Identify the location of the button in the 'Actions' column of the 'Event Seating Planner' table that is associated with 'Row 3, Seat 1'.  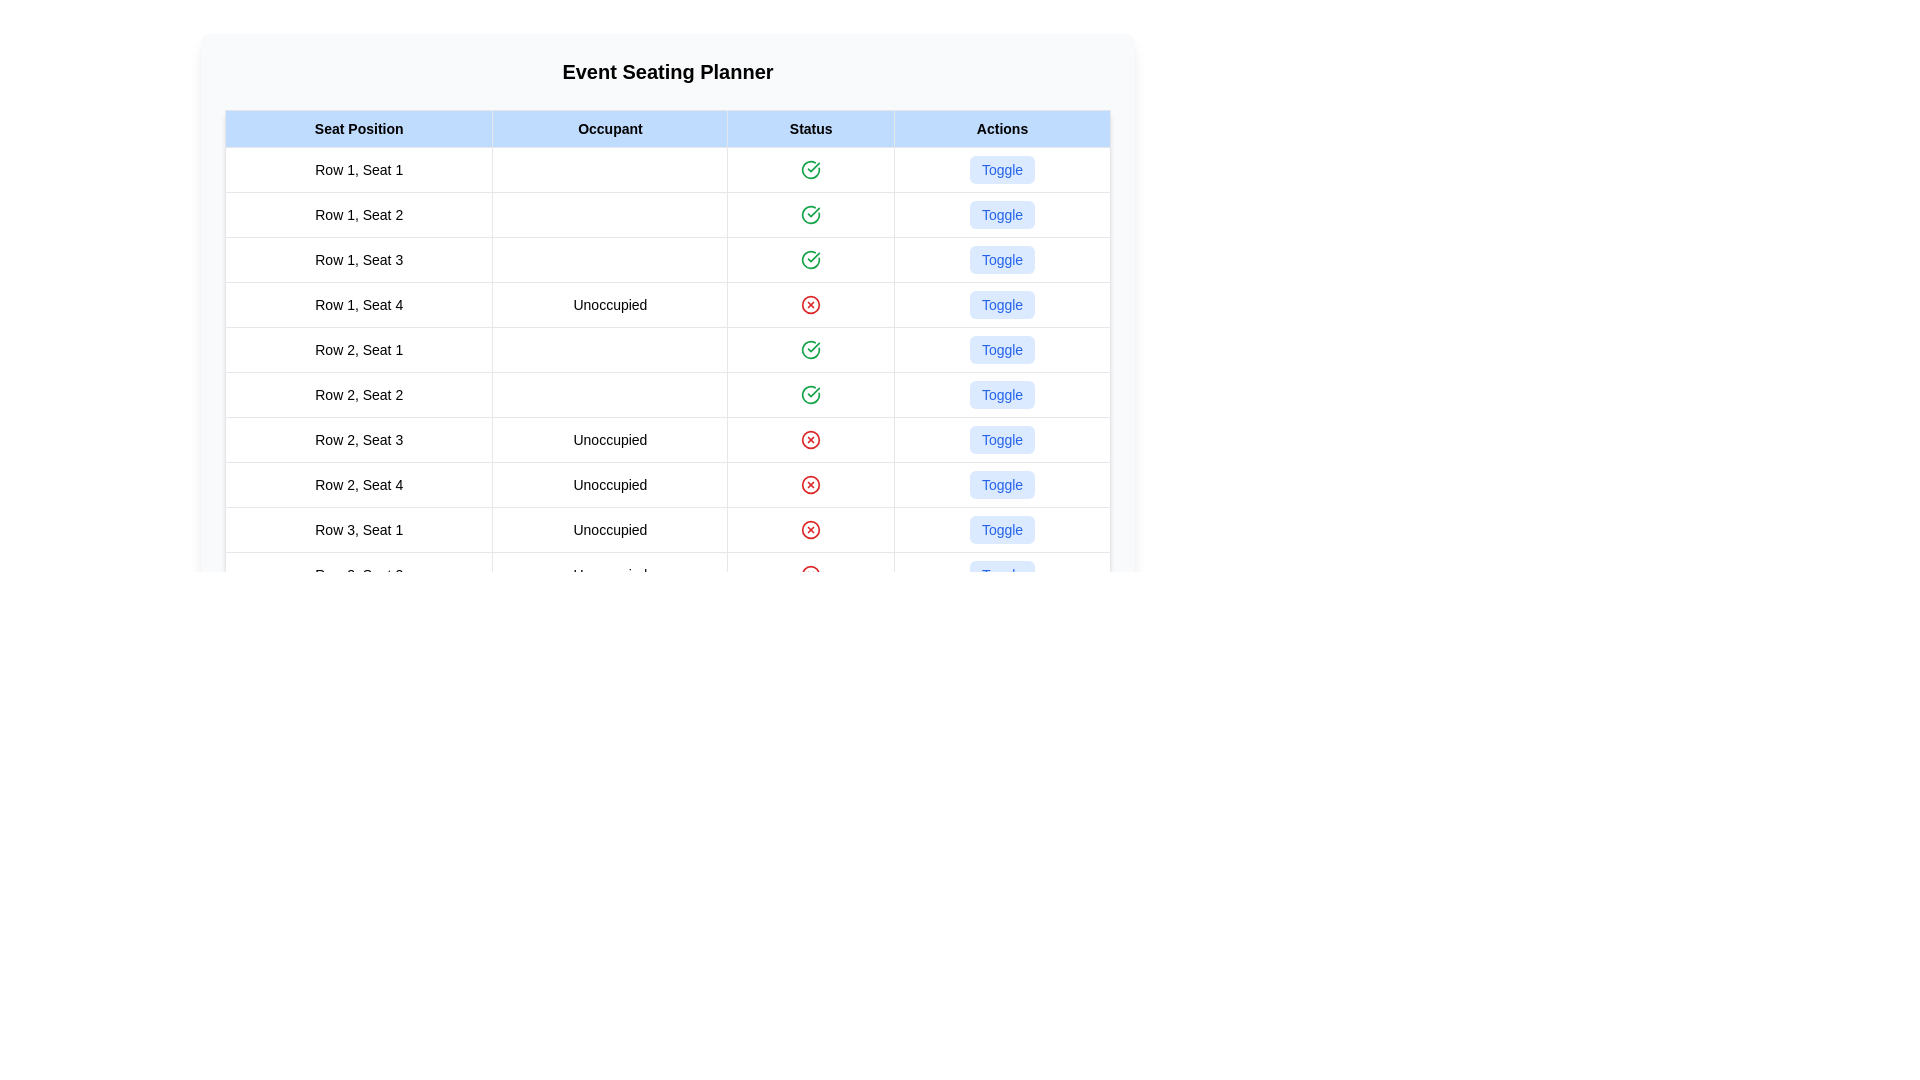
(1002, 528).